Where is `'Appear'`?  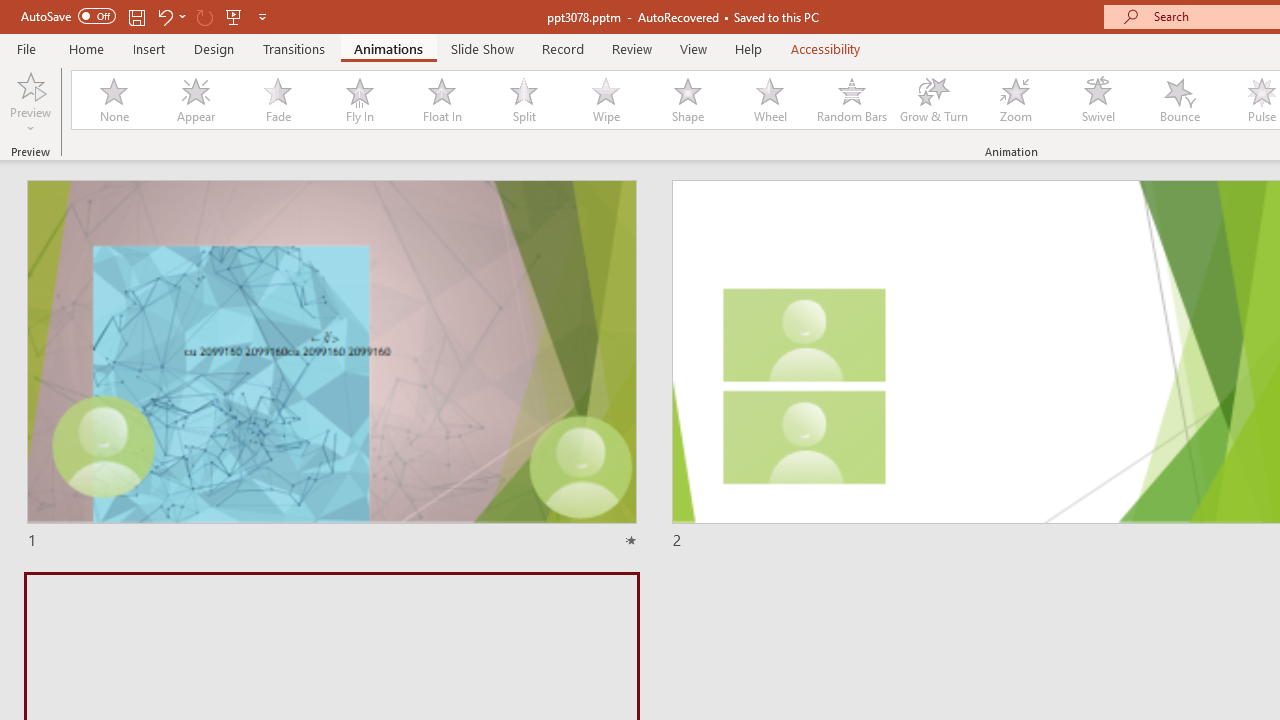 'Appear' is located at coordinates (195, 100).